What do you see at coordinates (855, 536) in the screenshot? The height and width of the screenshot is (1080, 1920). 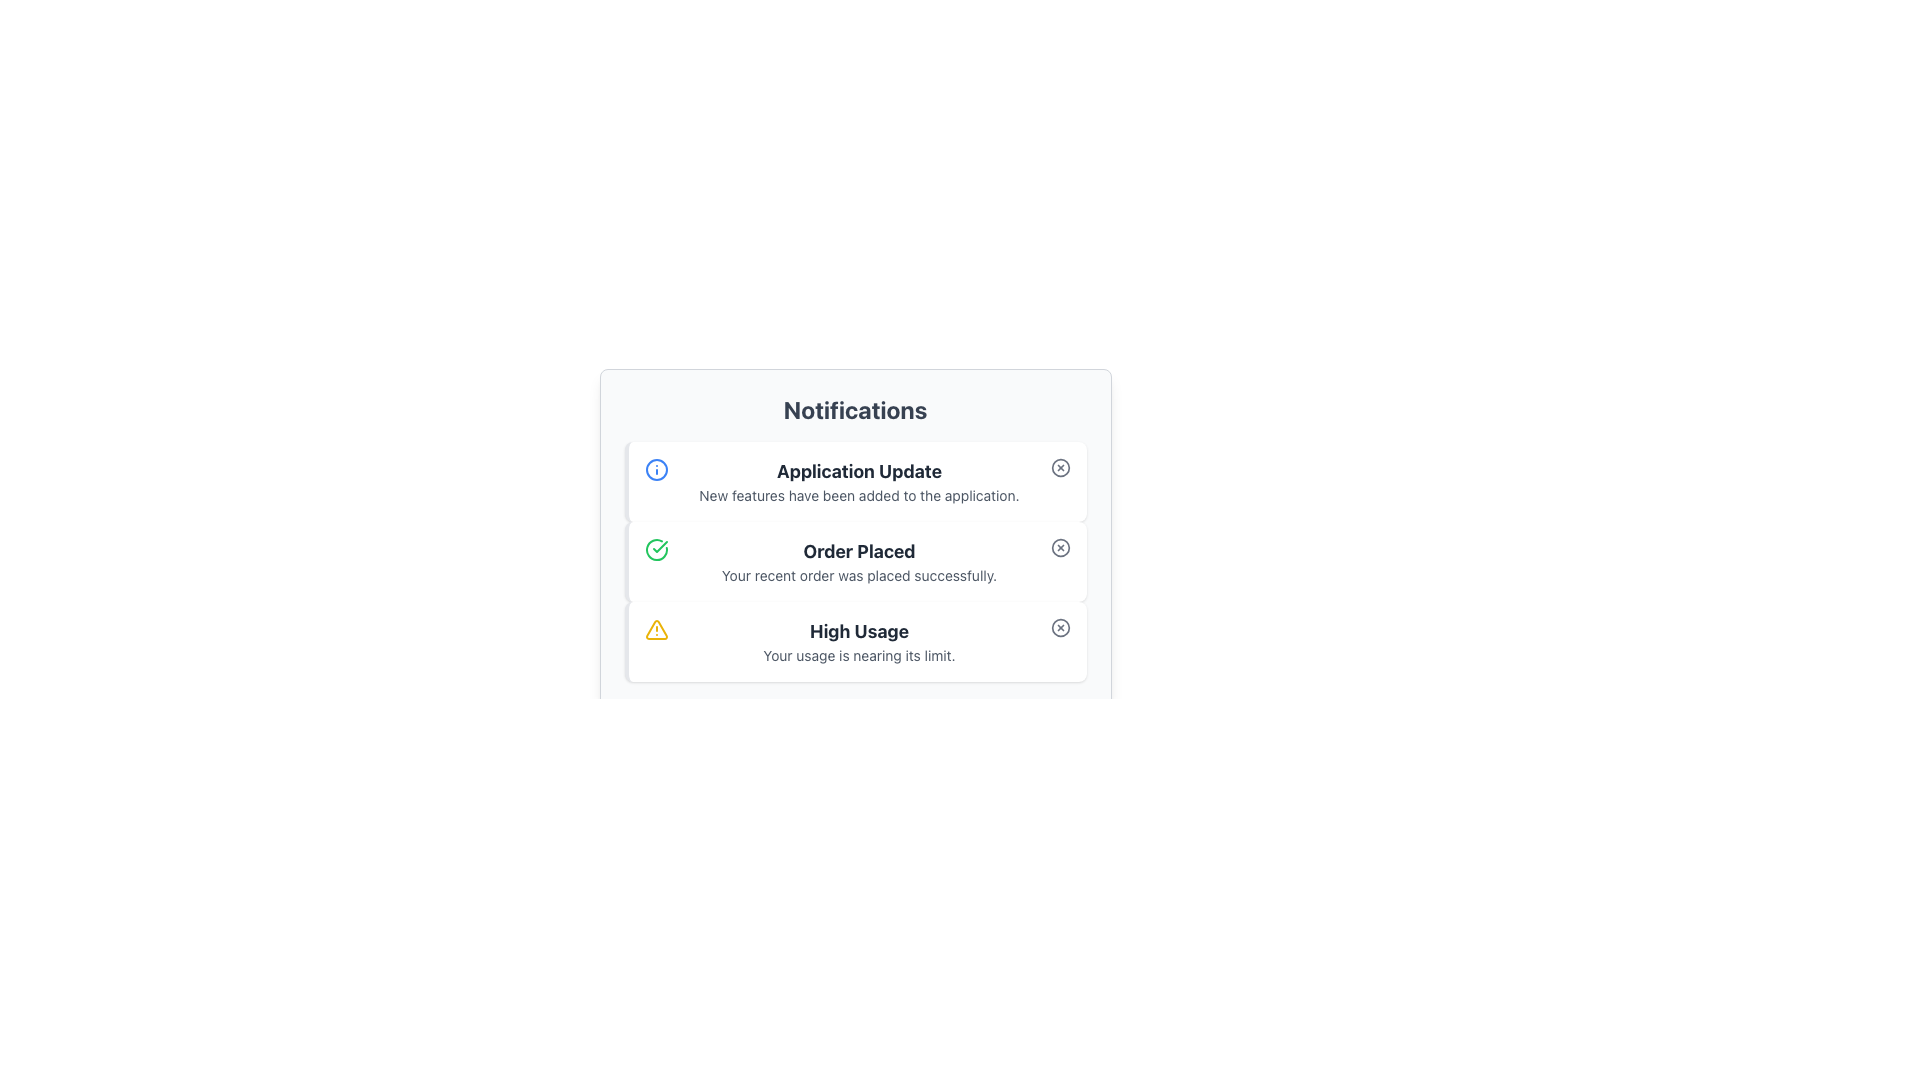 I see `the Notification block that indicates a successful order placement, located centrally below the 'Notifications' title and positioned between 'Application Update' and 'High Usage'` at bounding box center [855, 536].